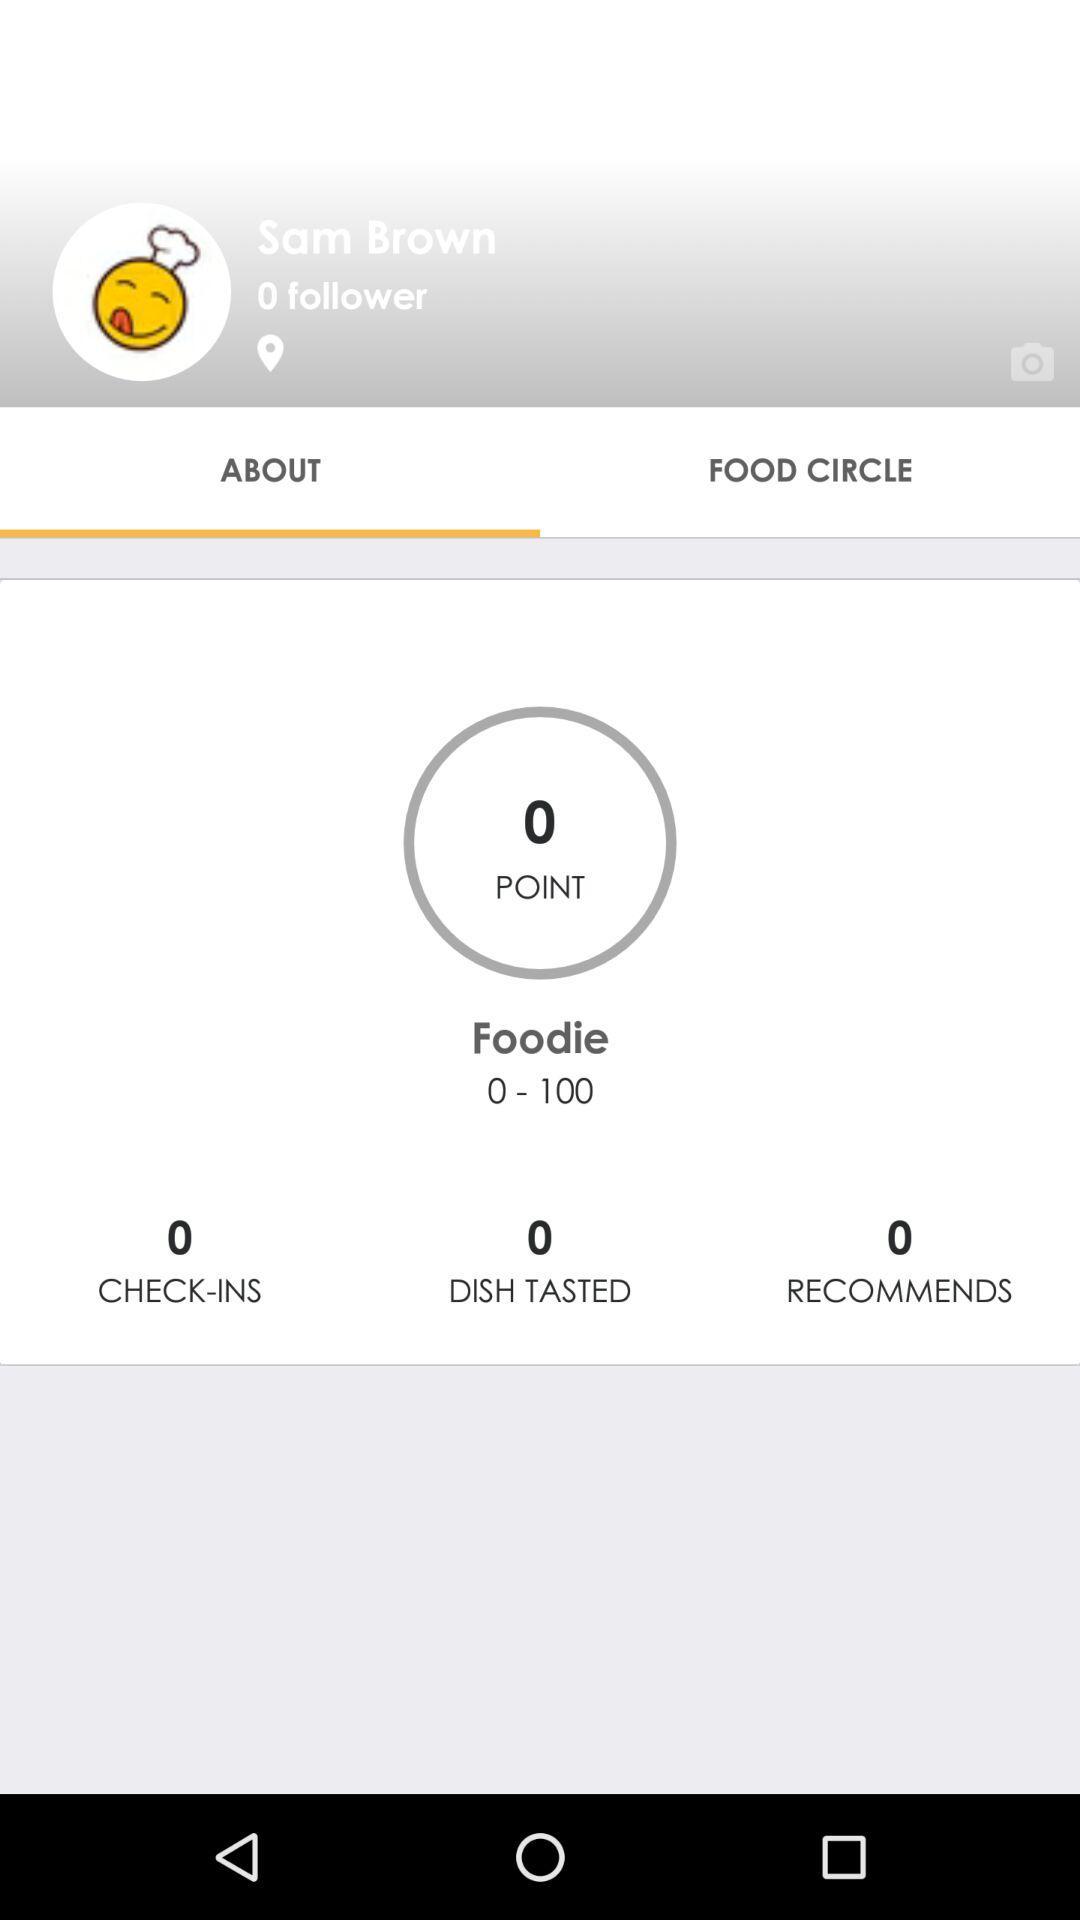  I want to click on the emoji icon, so click(140, 290).